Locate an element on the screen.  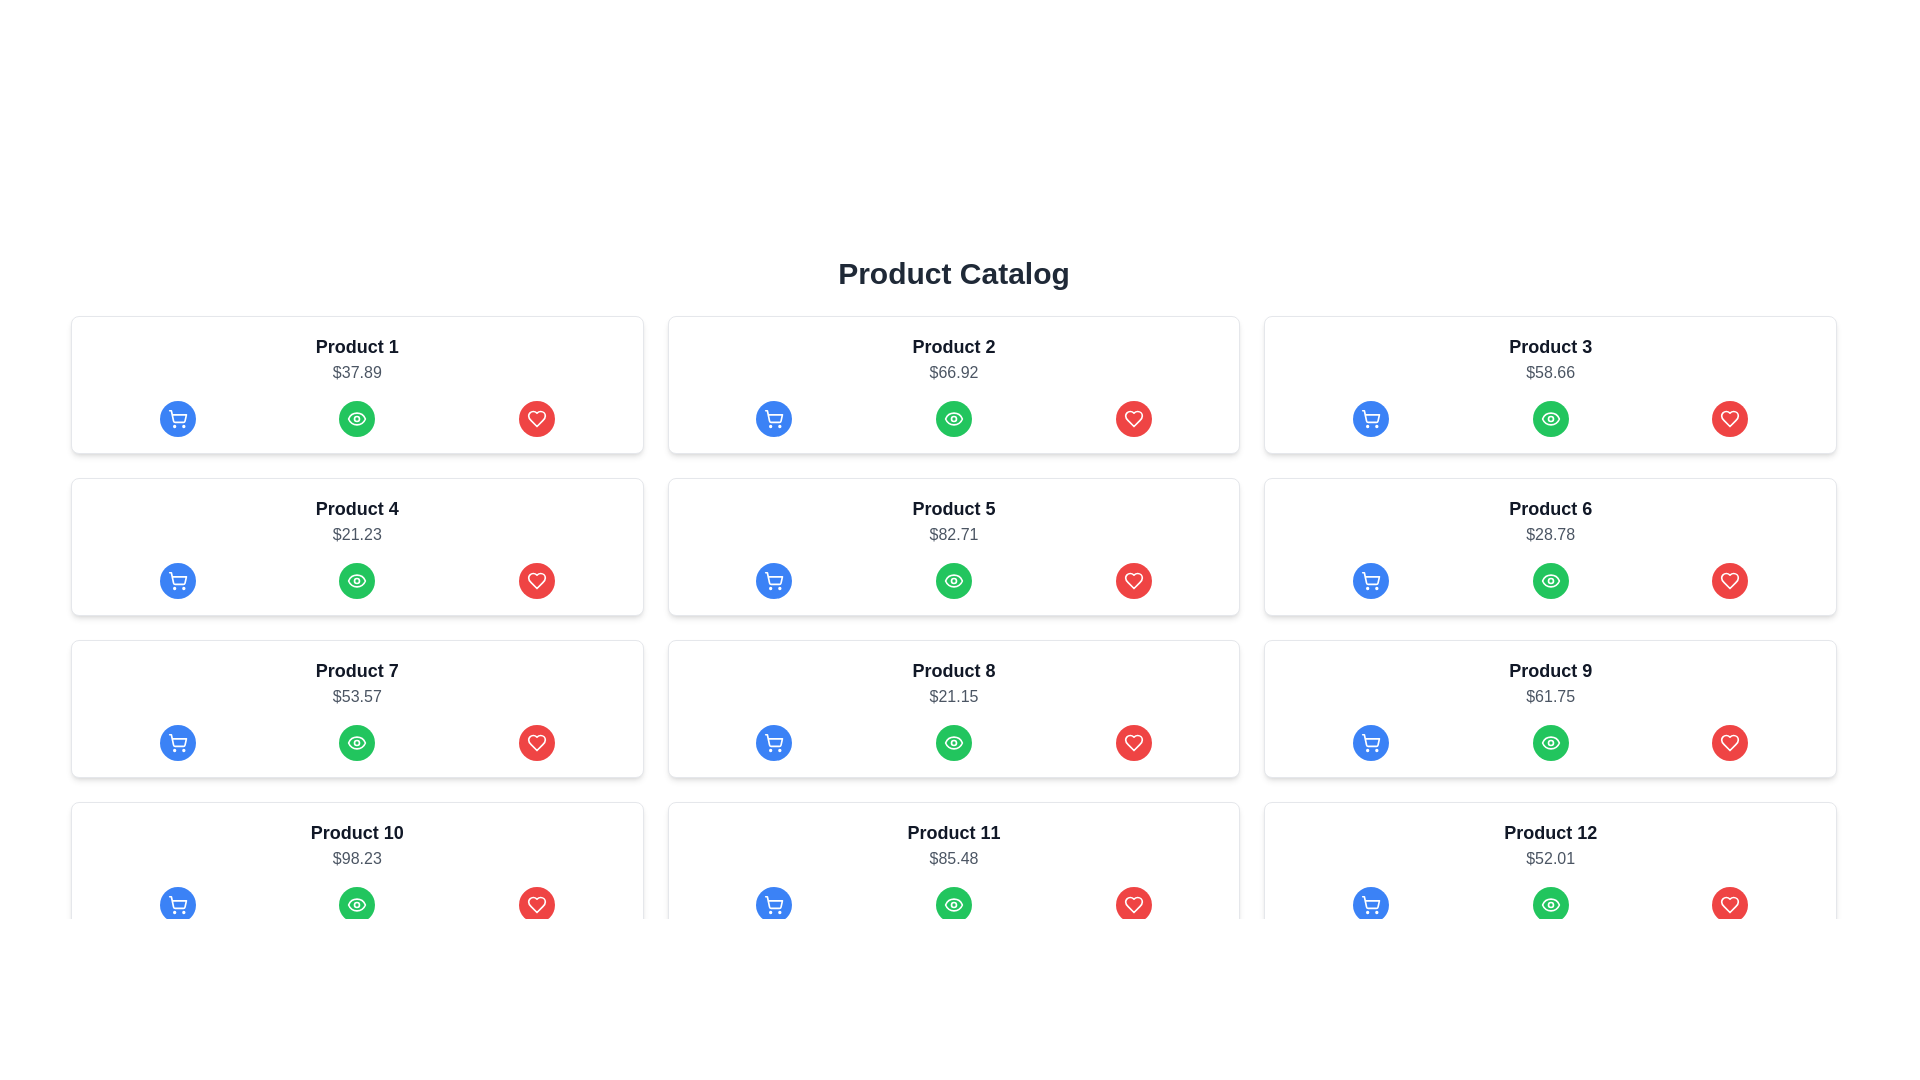
the circular red button with a white heart icon, which is the rightmost button in the row labeled 'Product 4' in the second row of the grid is located at coordinates (536, 581).